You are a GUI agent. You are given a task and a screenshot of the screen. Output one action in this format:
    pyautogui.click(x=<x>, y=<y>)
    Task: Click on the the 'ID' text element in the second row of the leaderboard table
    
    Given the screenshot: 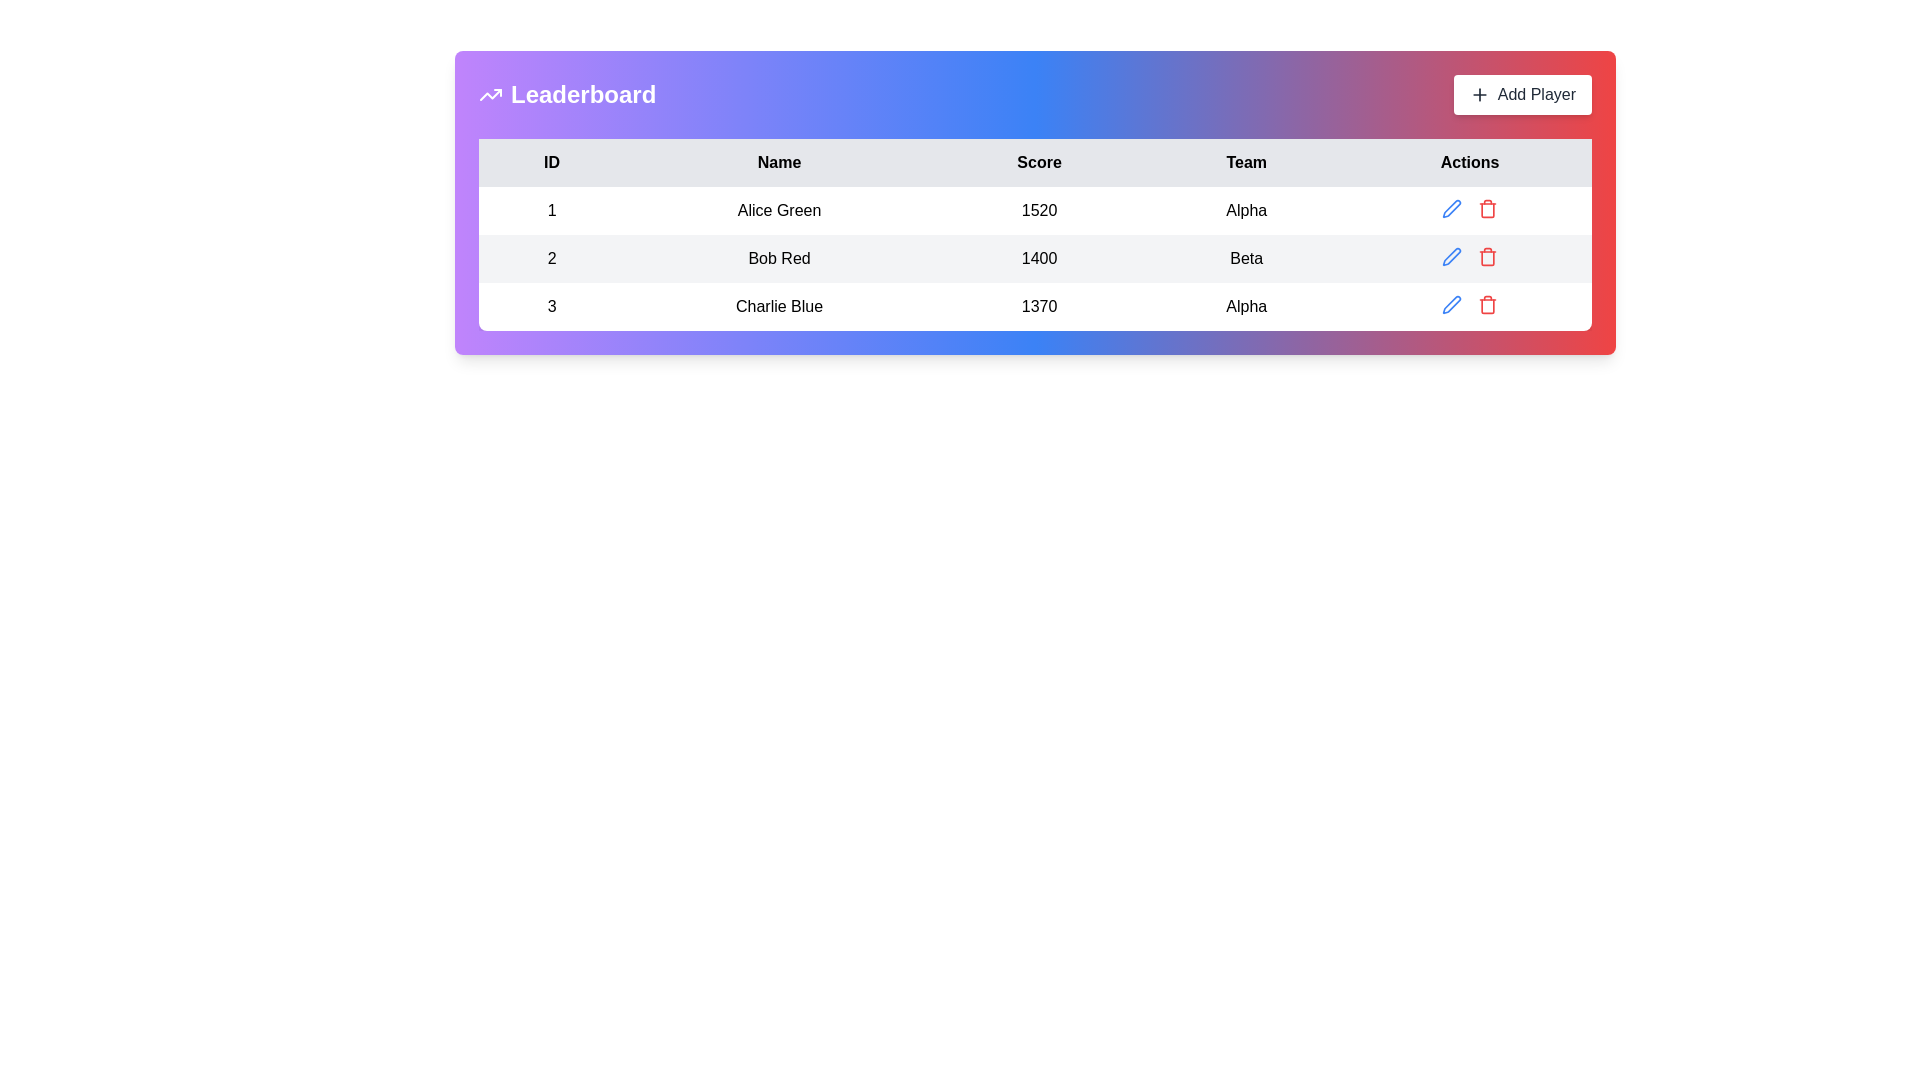 What is the action you would take?
    pyautogui.click(x=552, y=257)
    